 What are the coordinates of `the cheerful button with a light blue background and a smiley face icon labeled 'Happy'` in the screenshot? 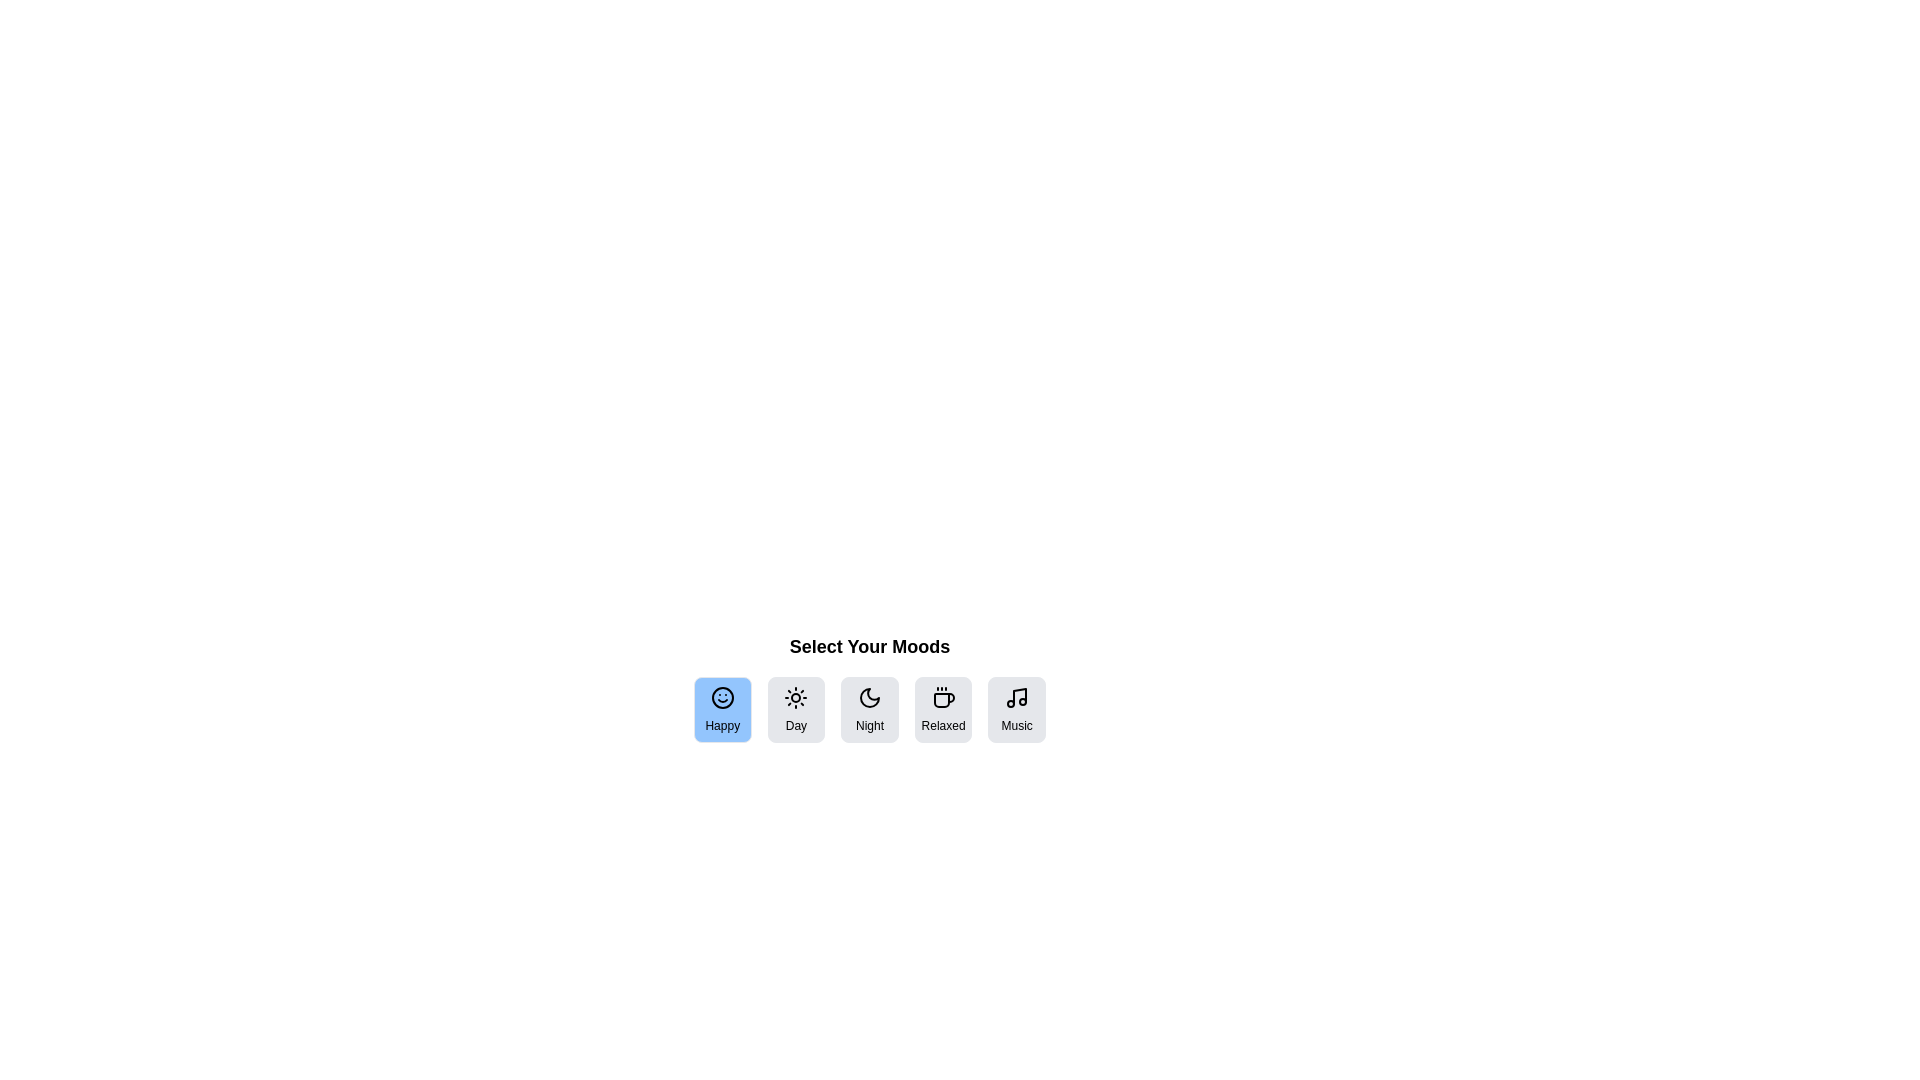 It's located at (721, 708).